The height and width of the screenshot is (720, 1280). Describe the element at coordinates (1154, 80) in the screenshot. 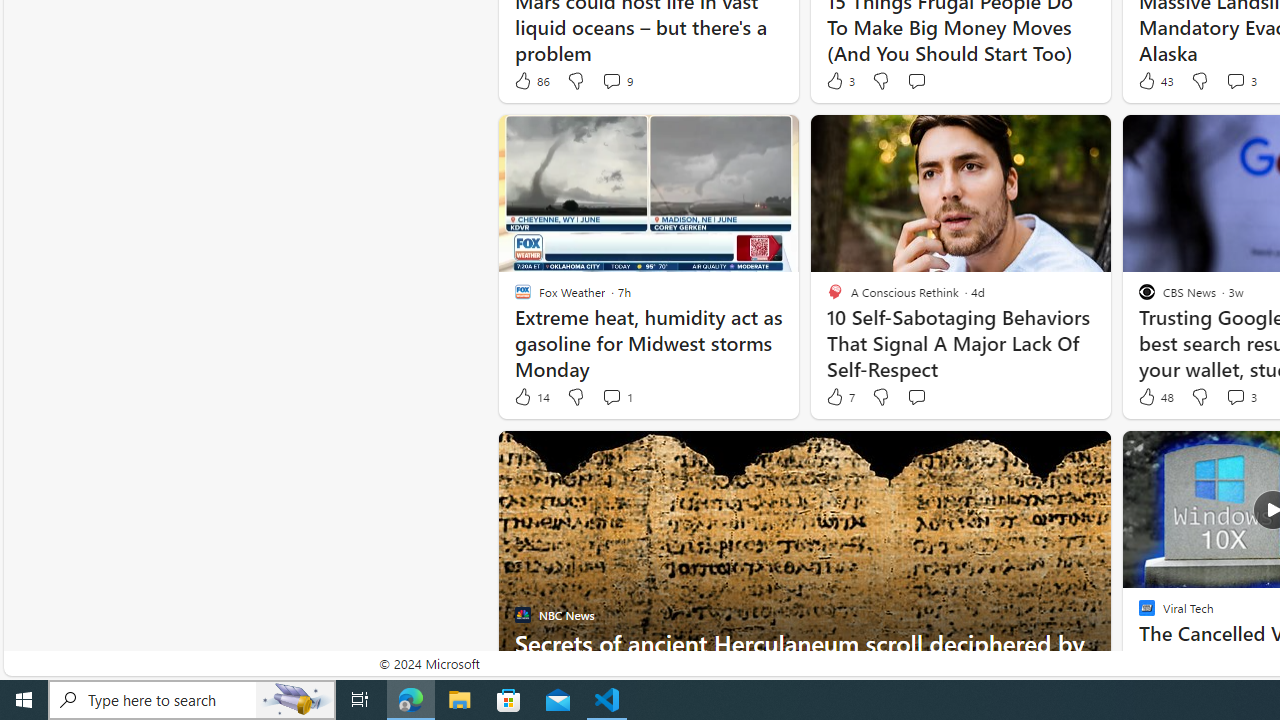

I see `'43 Like'` at that location.